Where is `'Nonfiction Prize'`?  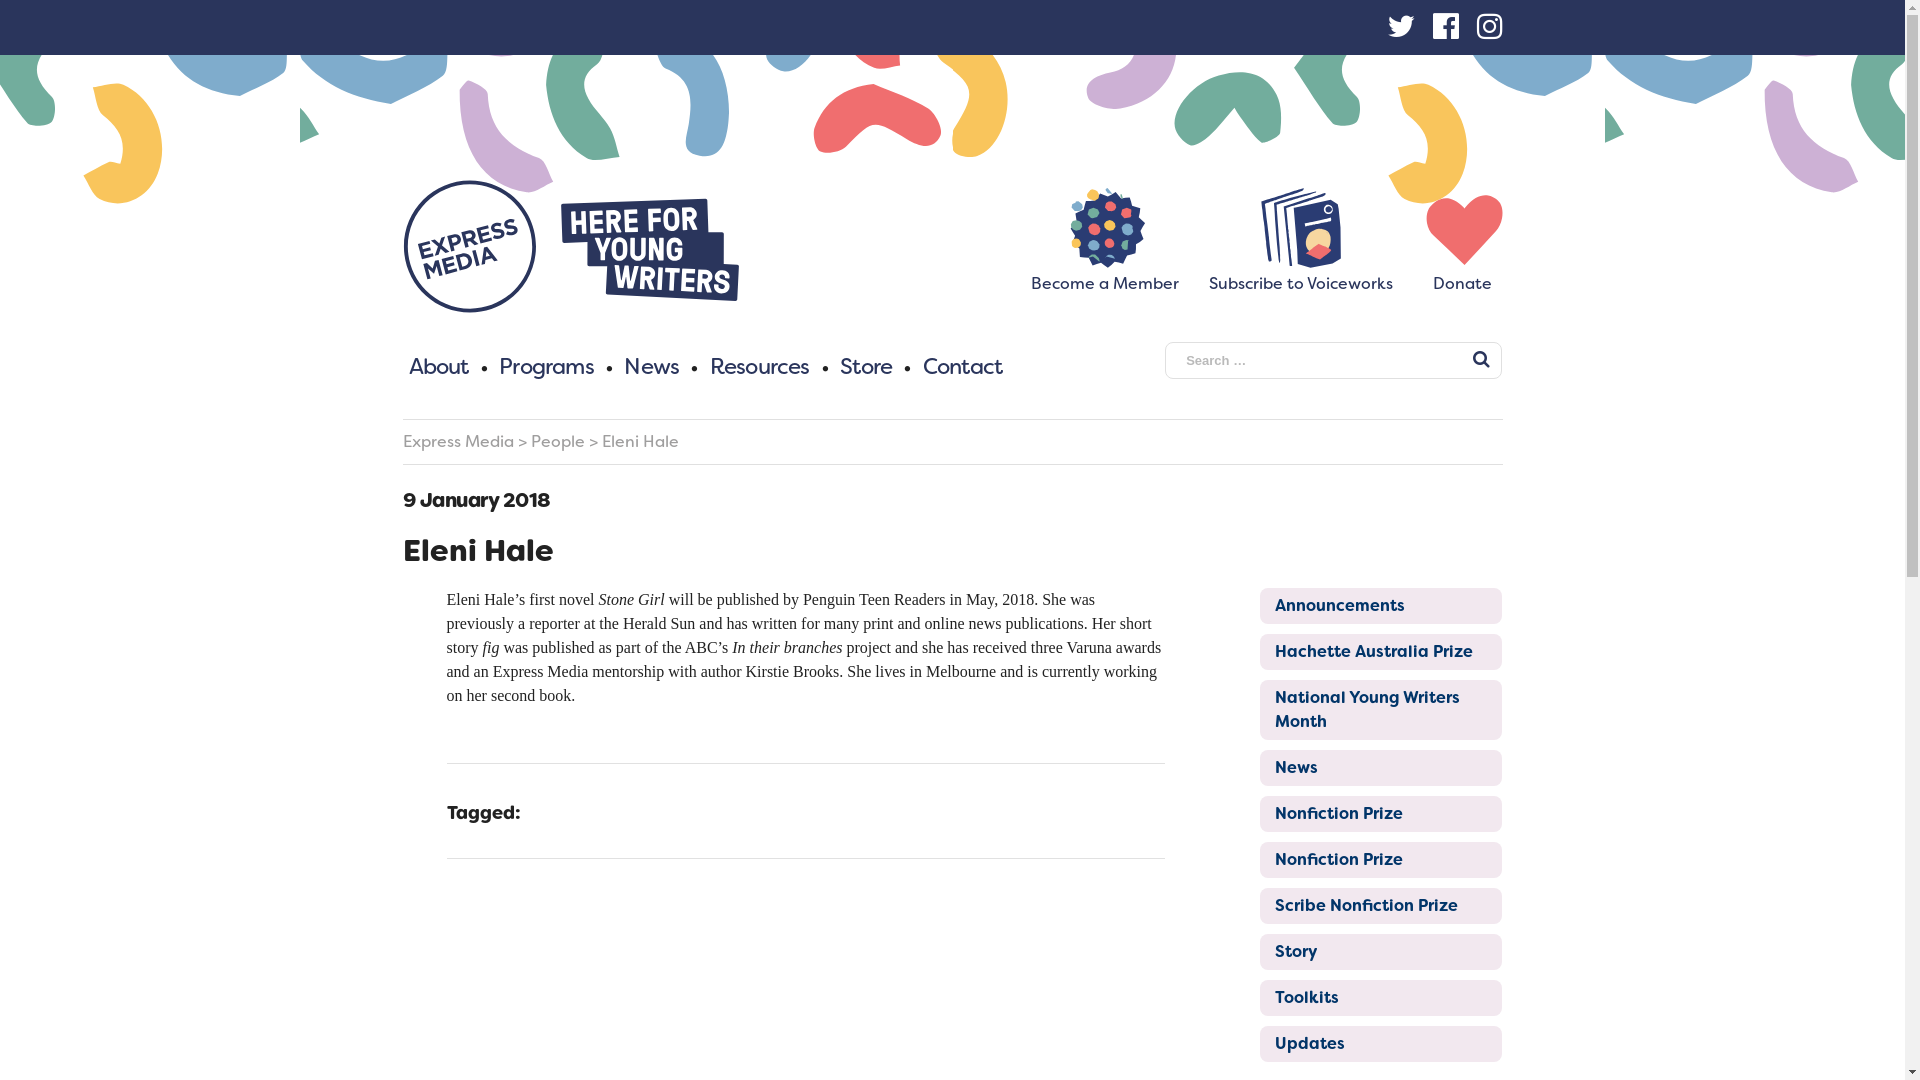
'Nonfiction Prize' is located at coordinates (1380, 859).